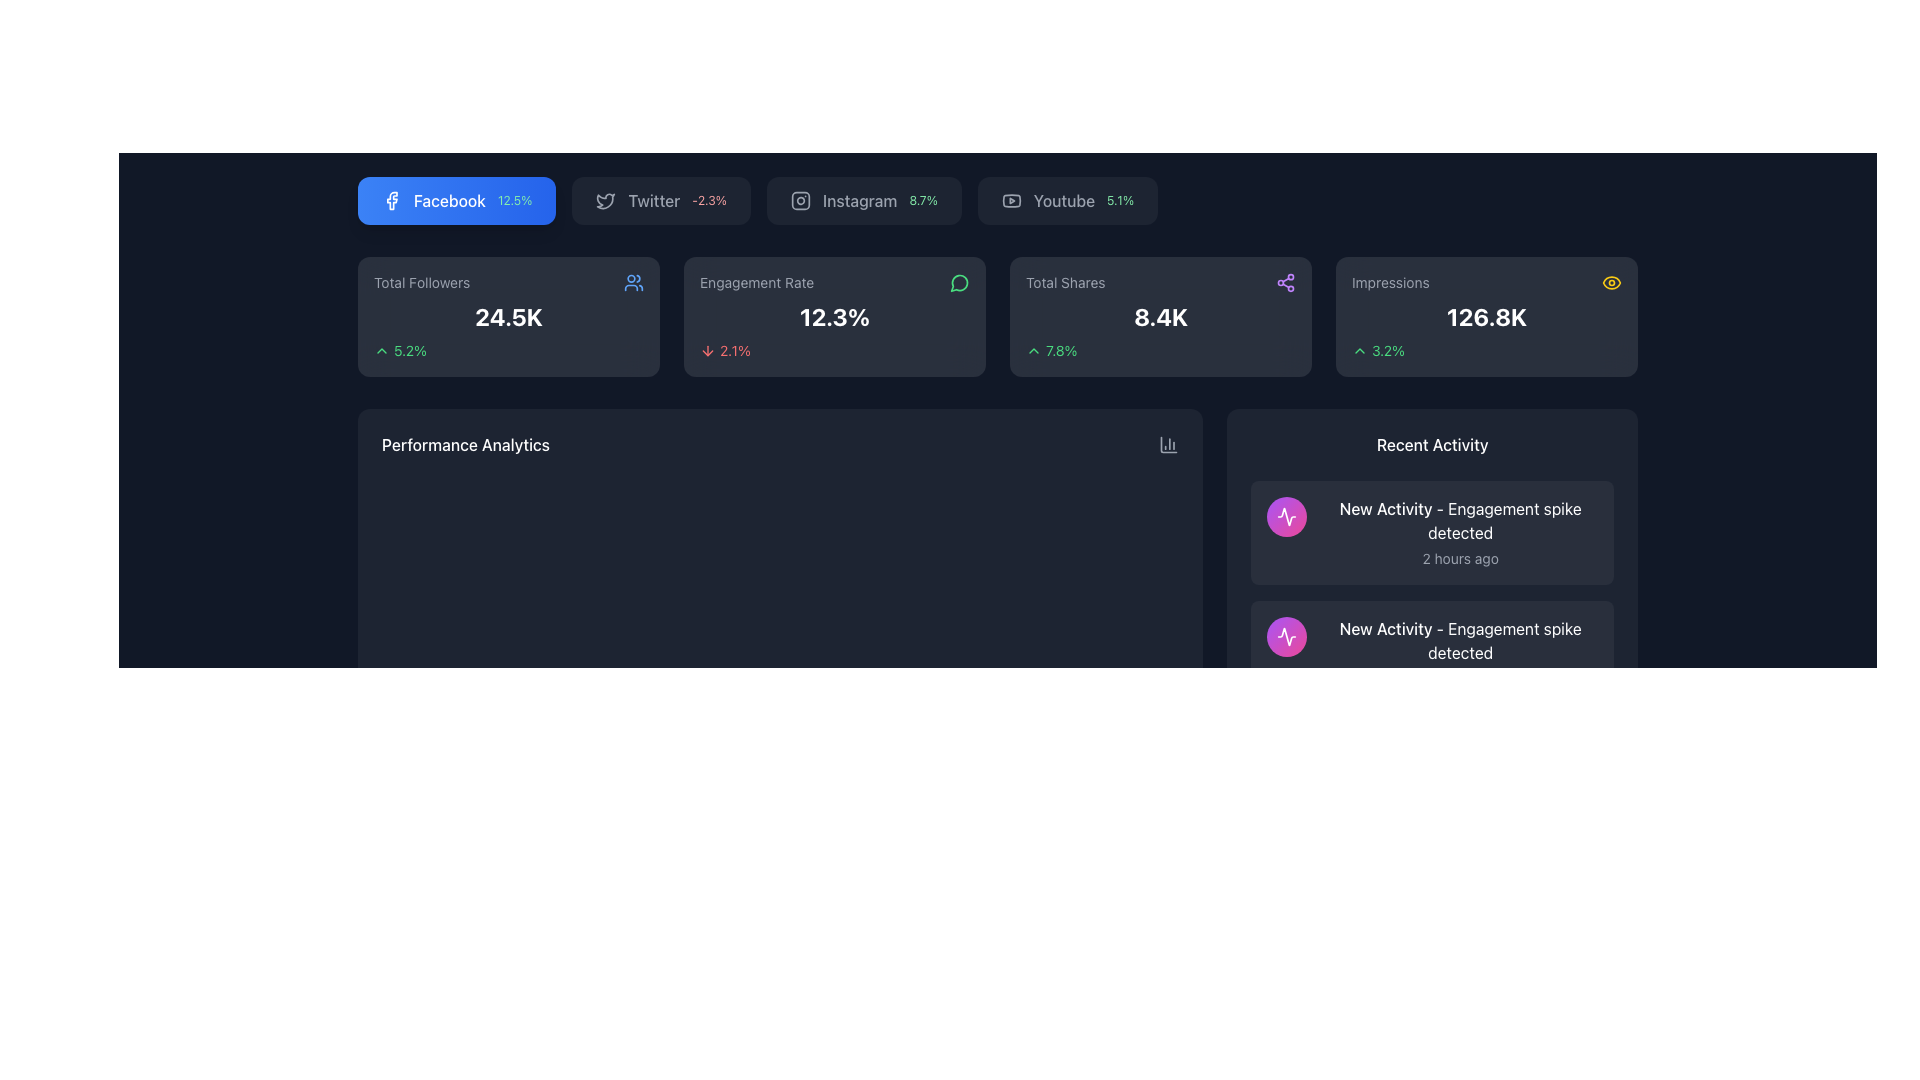 The image size is (1920, 1080). I want to click on the YouTube SVG Icon located within the 'Youtube' button in the header section, so click(1011, 200).